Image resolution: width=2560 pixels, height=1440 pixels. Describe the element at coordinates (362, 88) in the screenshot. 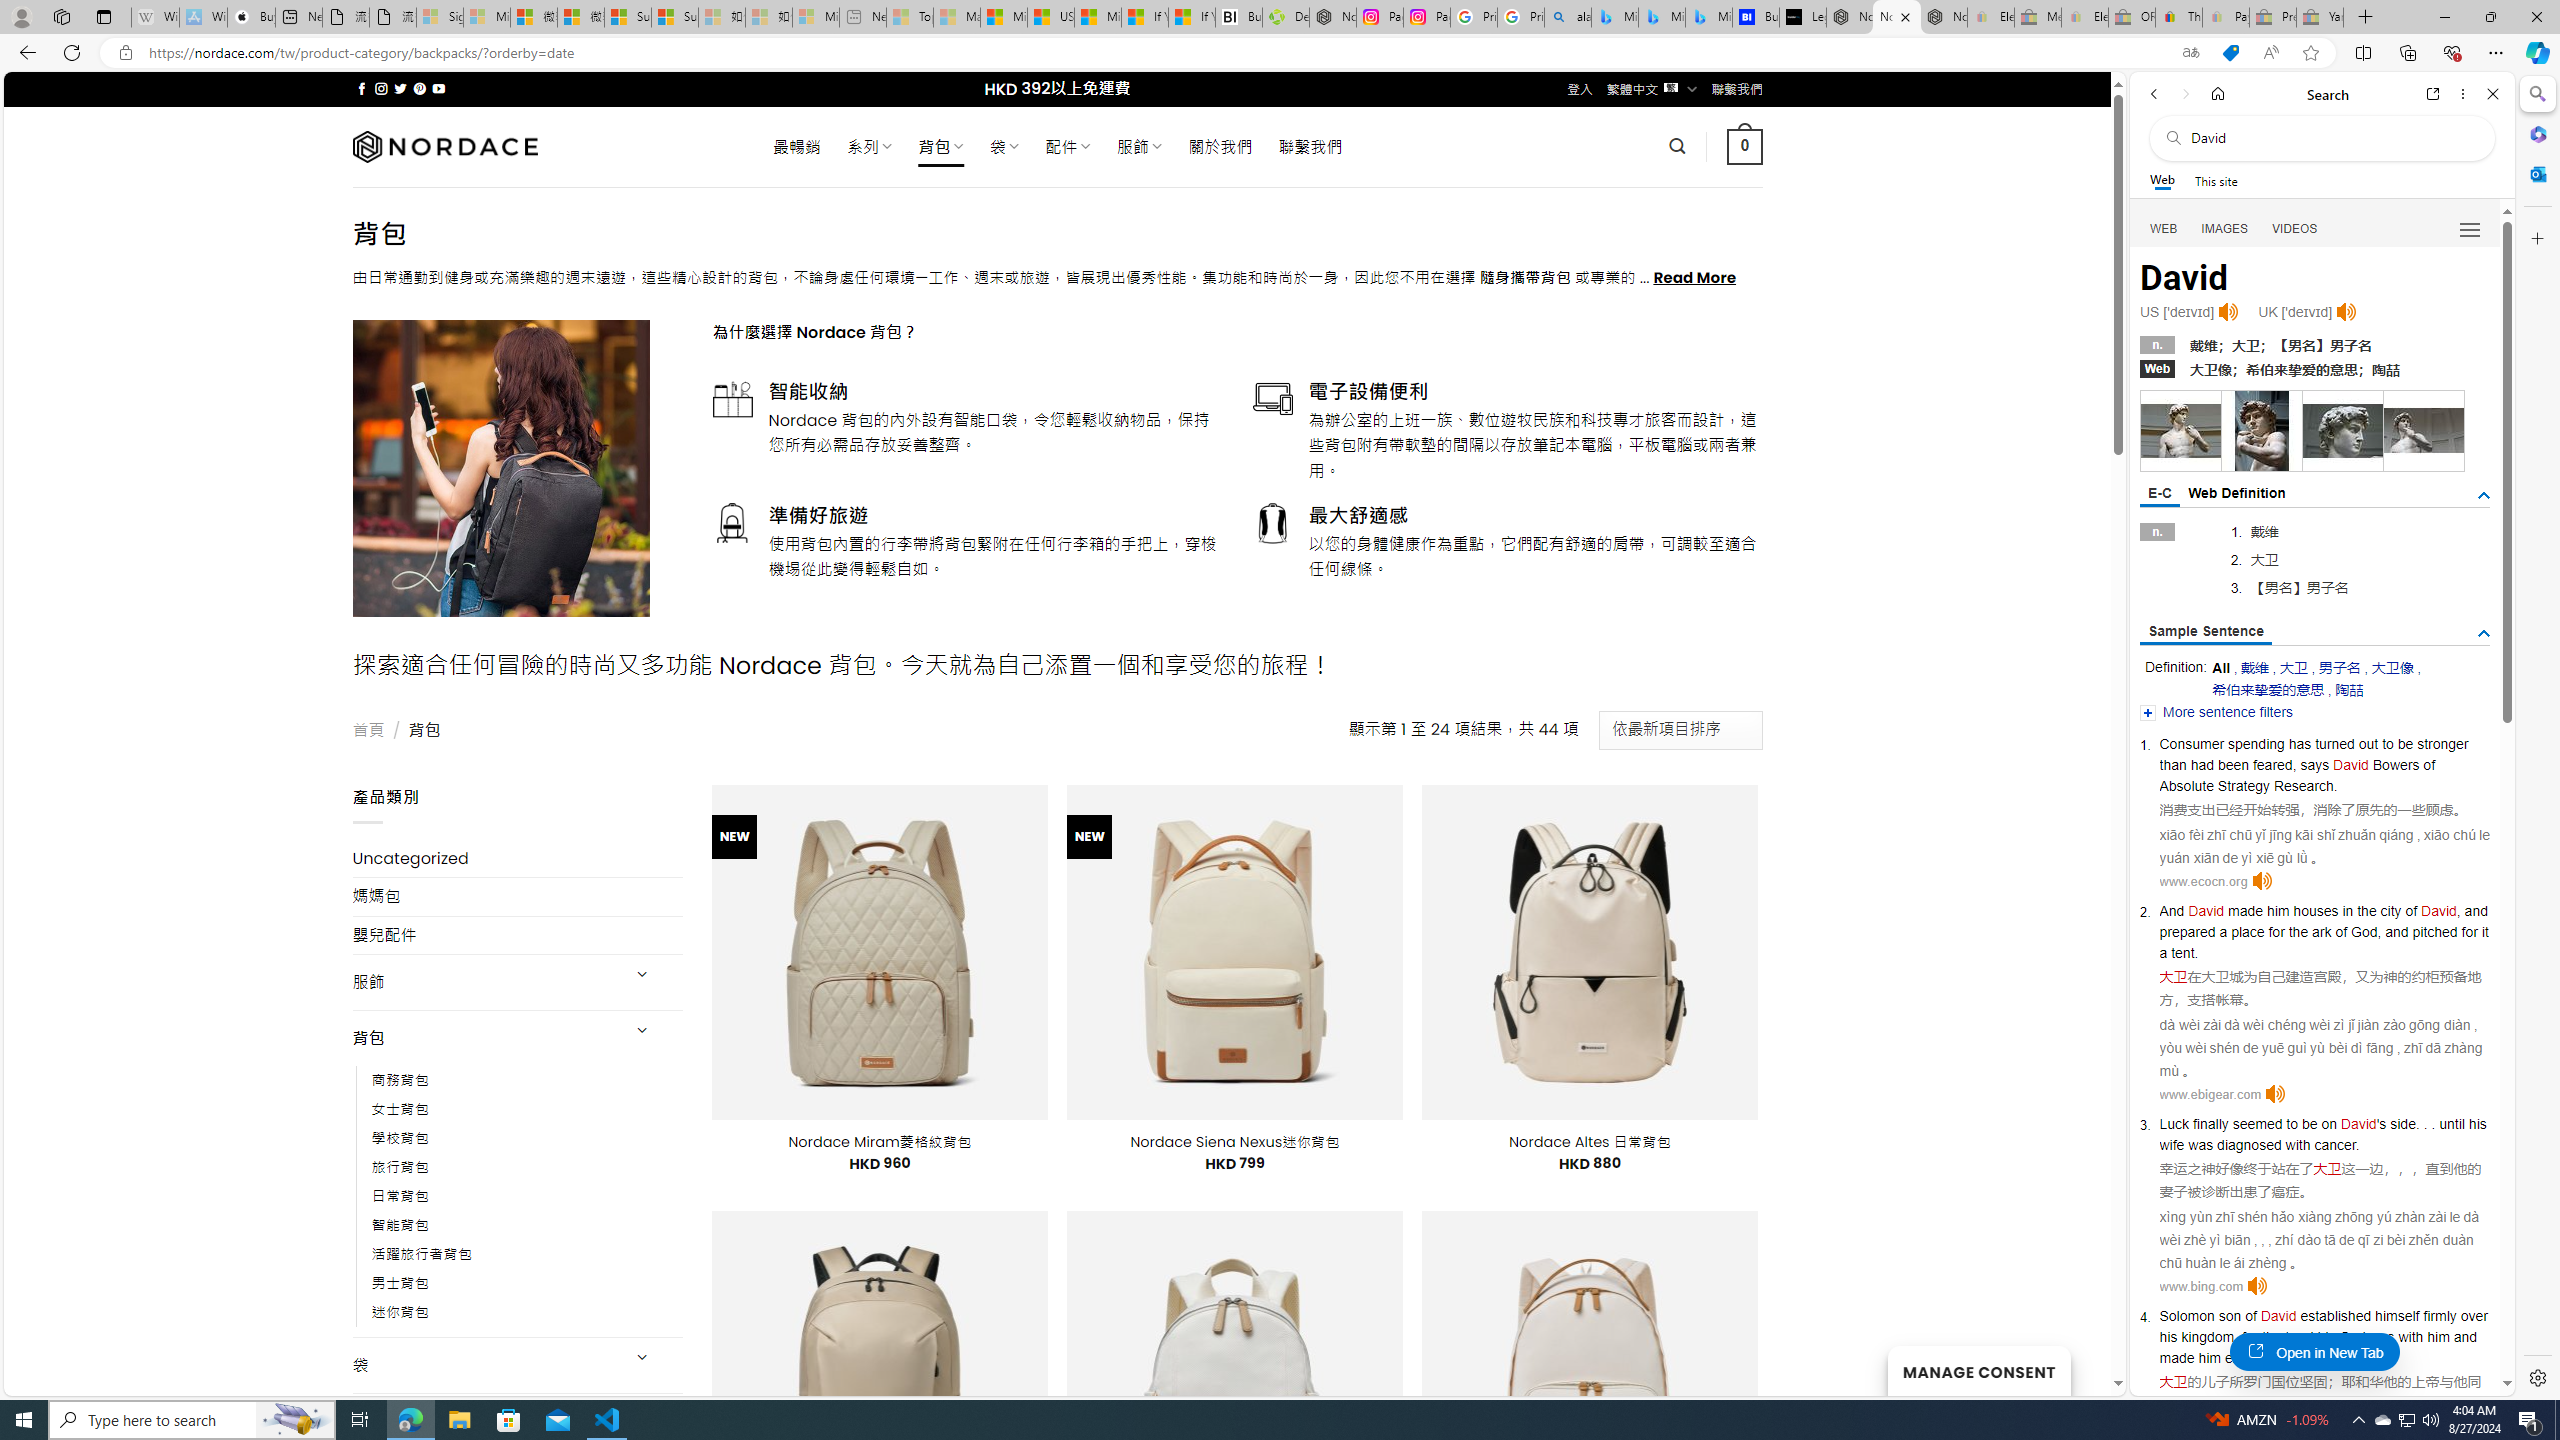

I see `'Follow on Facebook'` at that location.